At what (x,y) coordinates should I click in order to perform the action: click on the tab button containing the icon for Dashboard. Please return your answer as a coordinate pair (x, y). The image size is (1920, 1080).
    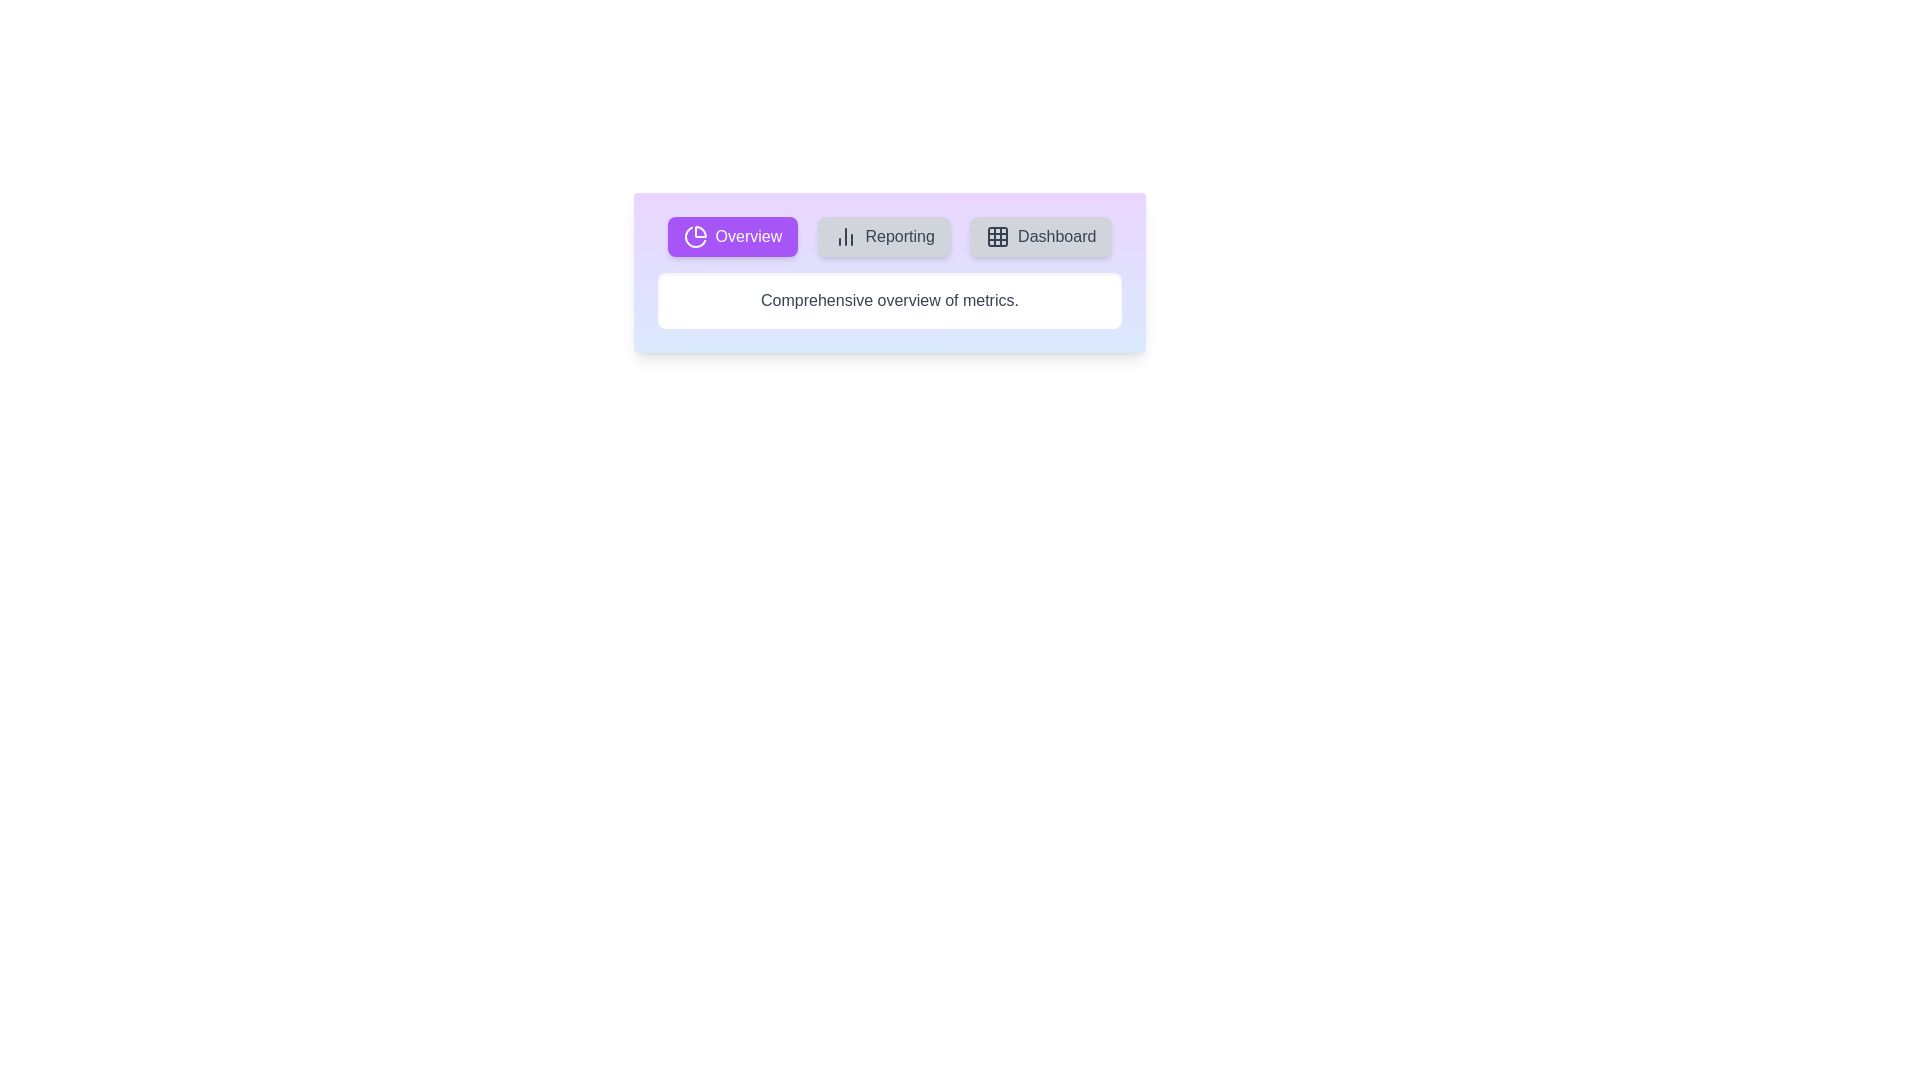
    Looking at the image, I should click on (1040, 235).